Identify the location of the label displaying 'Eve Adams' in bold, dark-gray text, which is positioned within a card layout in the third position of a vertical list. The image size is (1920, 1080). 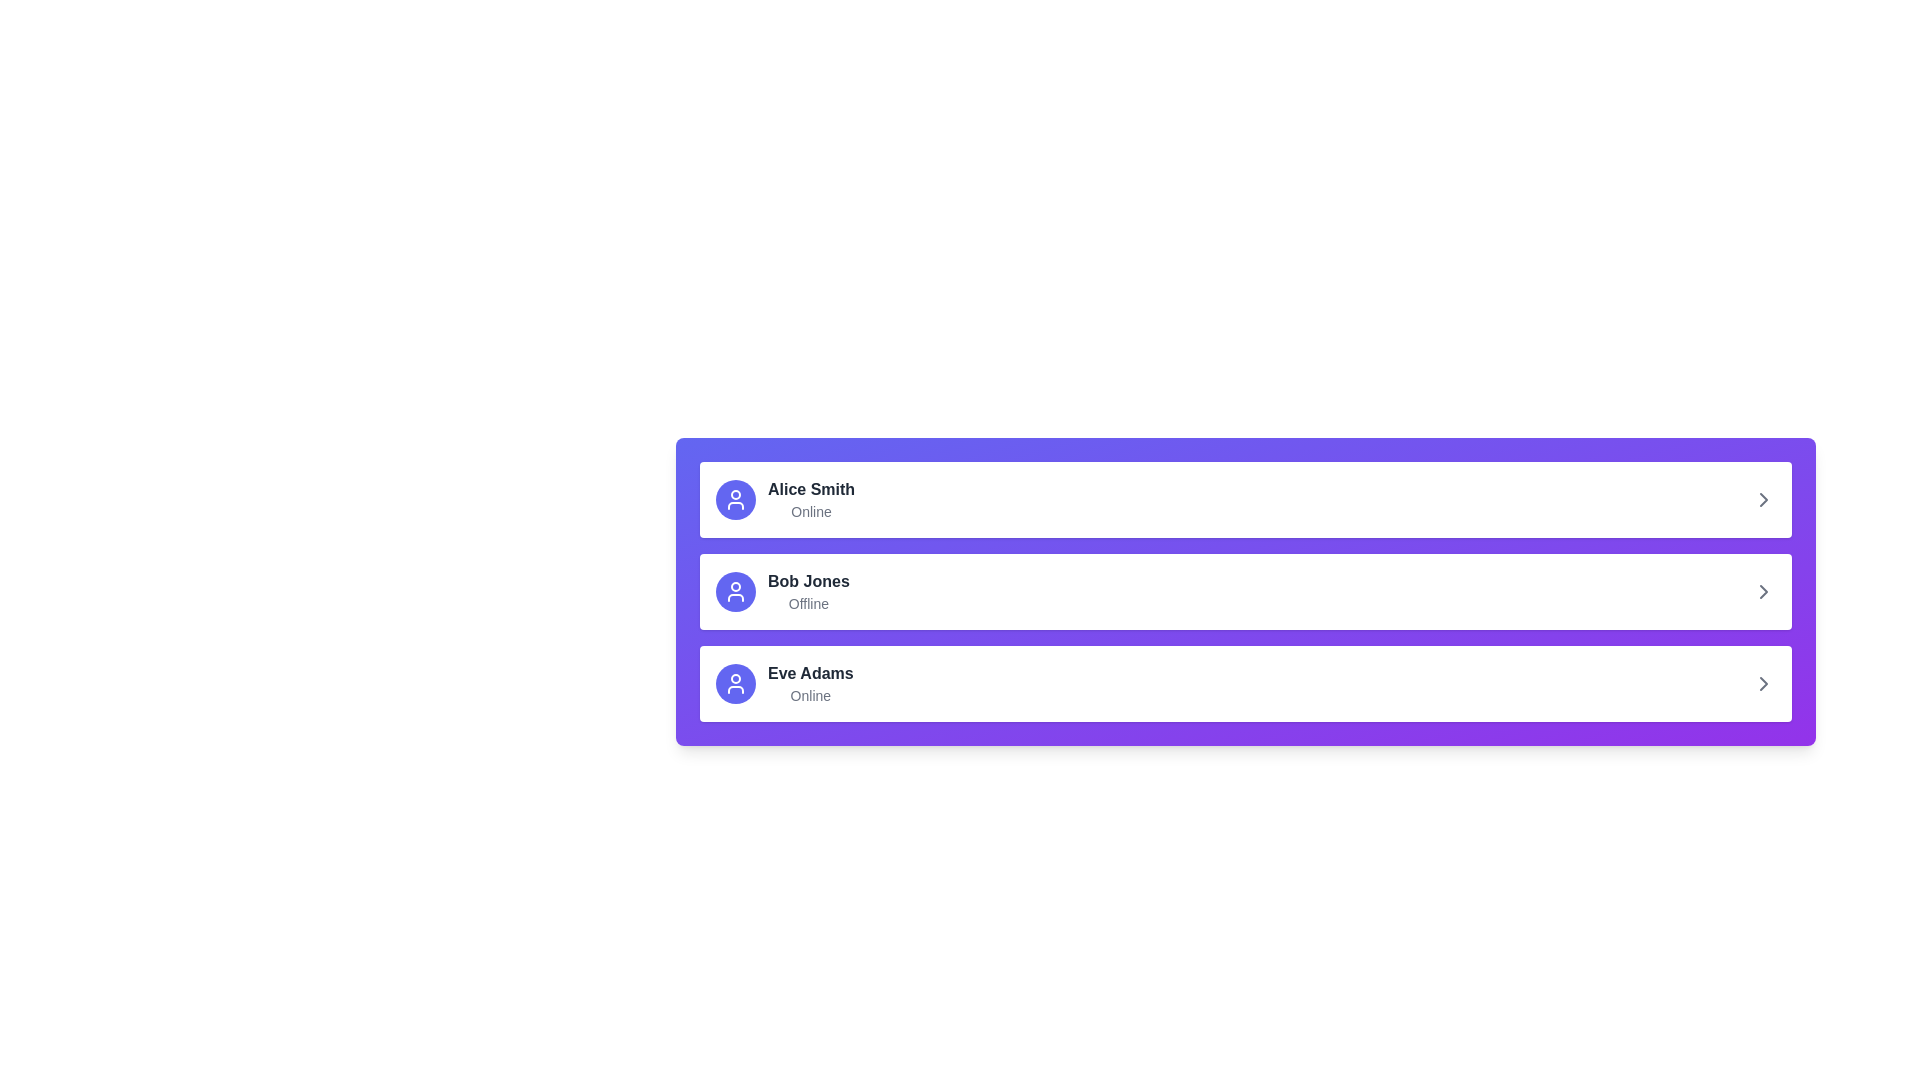
(810, 674).